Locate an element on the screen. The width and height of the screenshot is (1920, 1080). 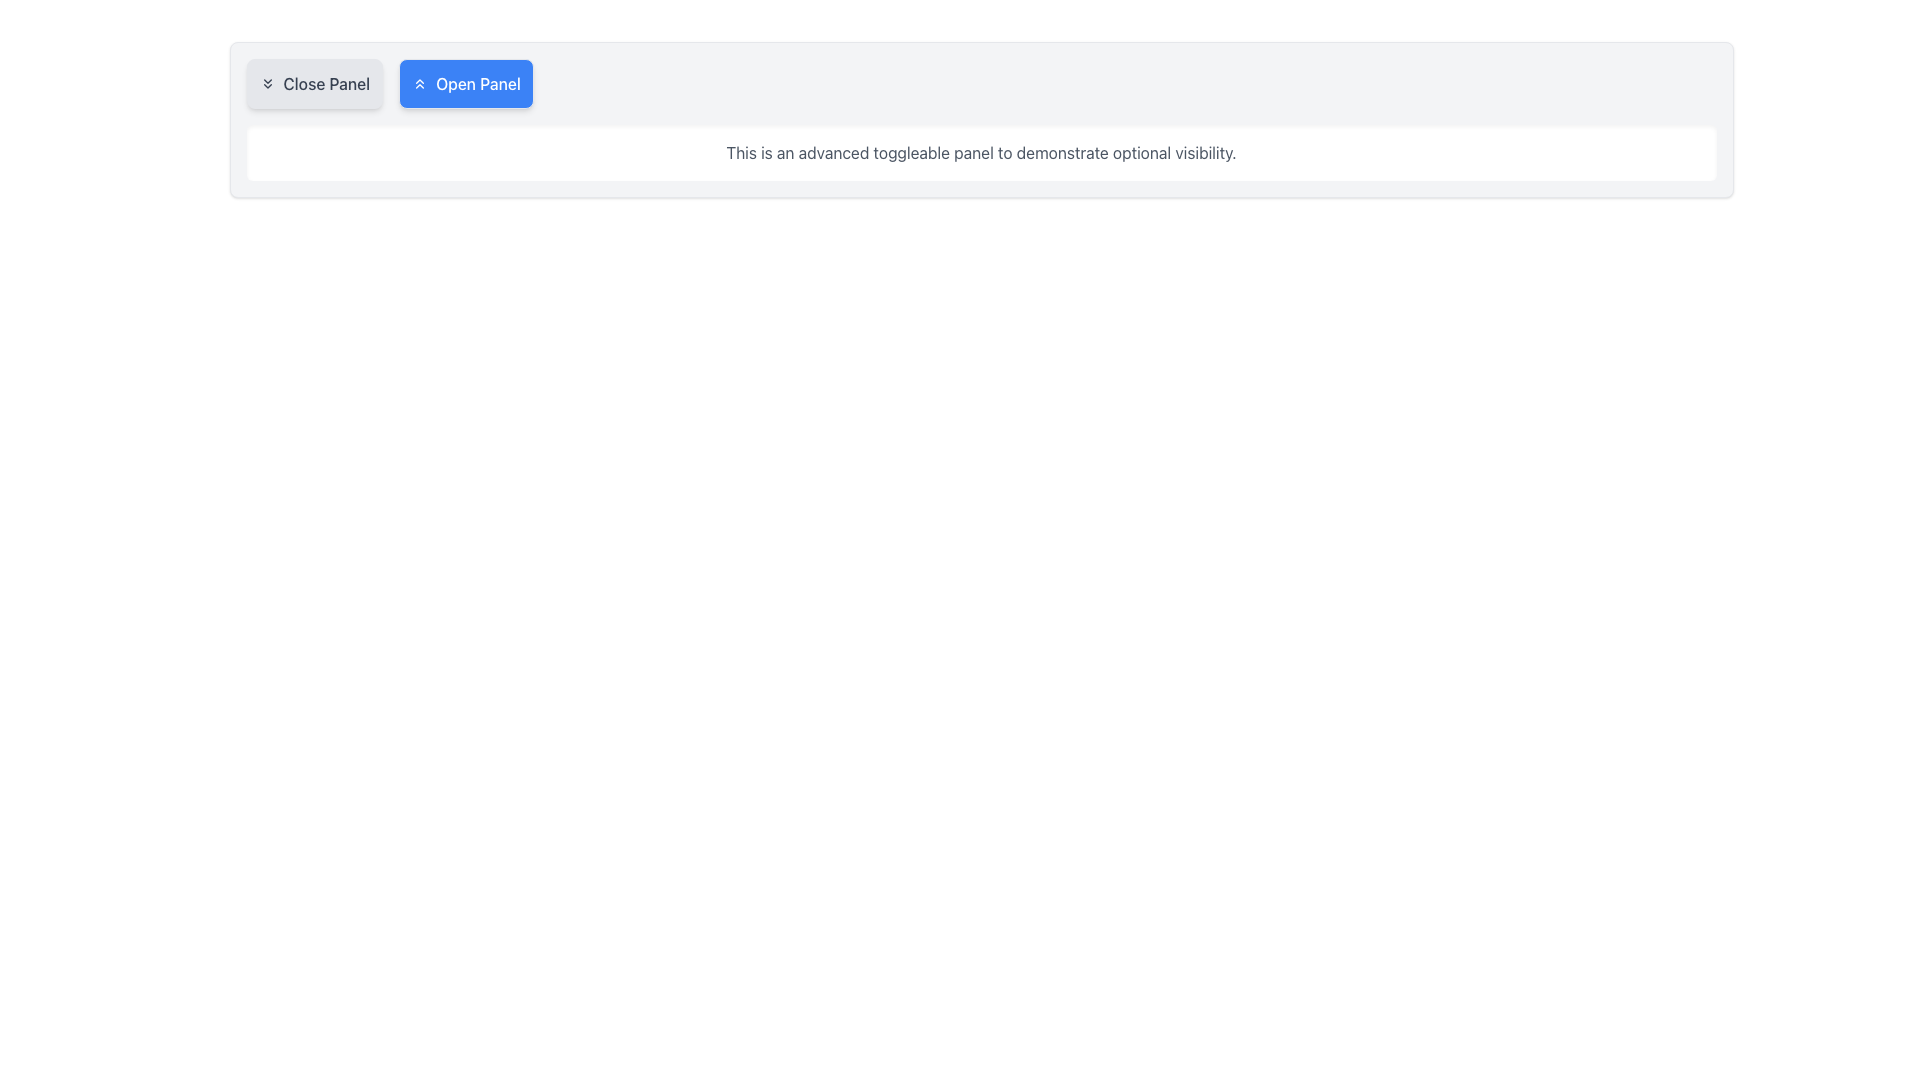
content displayed in the Text Panel, which is a rectangular panel with a white background and rounded corners, containing the text 'This is an advanced toggleable panel to demonstrate optional visibility.' is located at coordinates (981, 152).